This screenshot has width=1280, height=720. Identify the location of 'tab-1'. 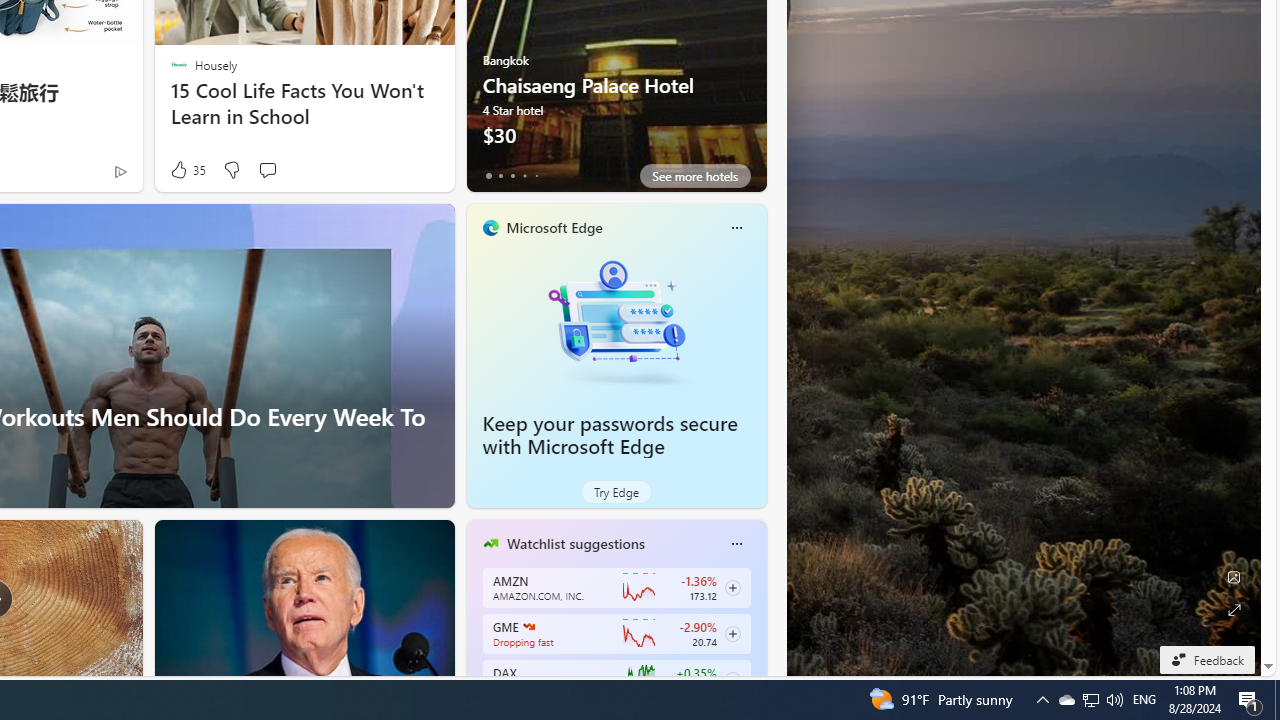
(500, 175).